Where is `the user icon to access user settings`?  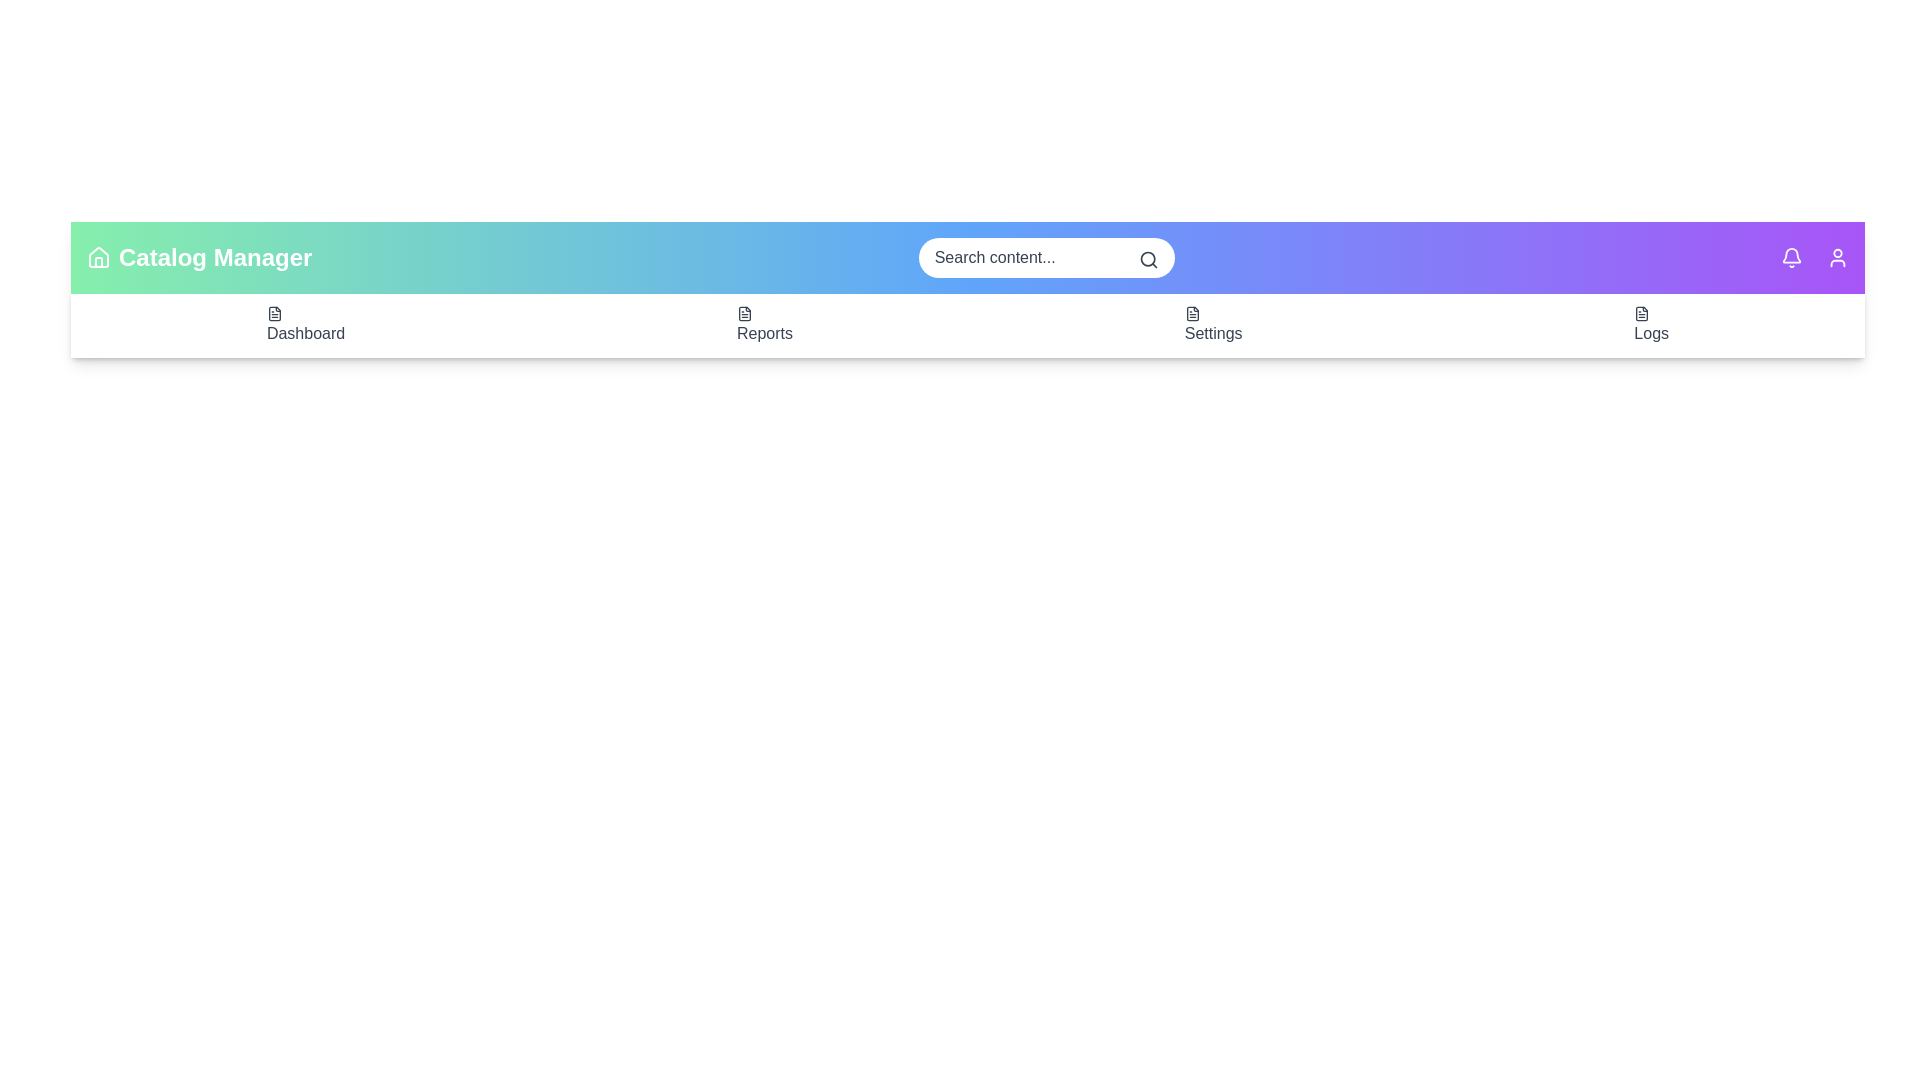
the user icon to access user settings is located at coordinates (1838, 257).